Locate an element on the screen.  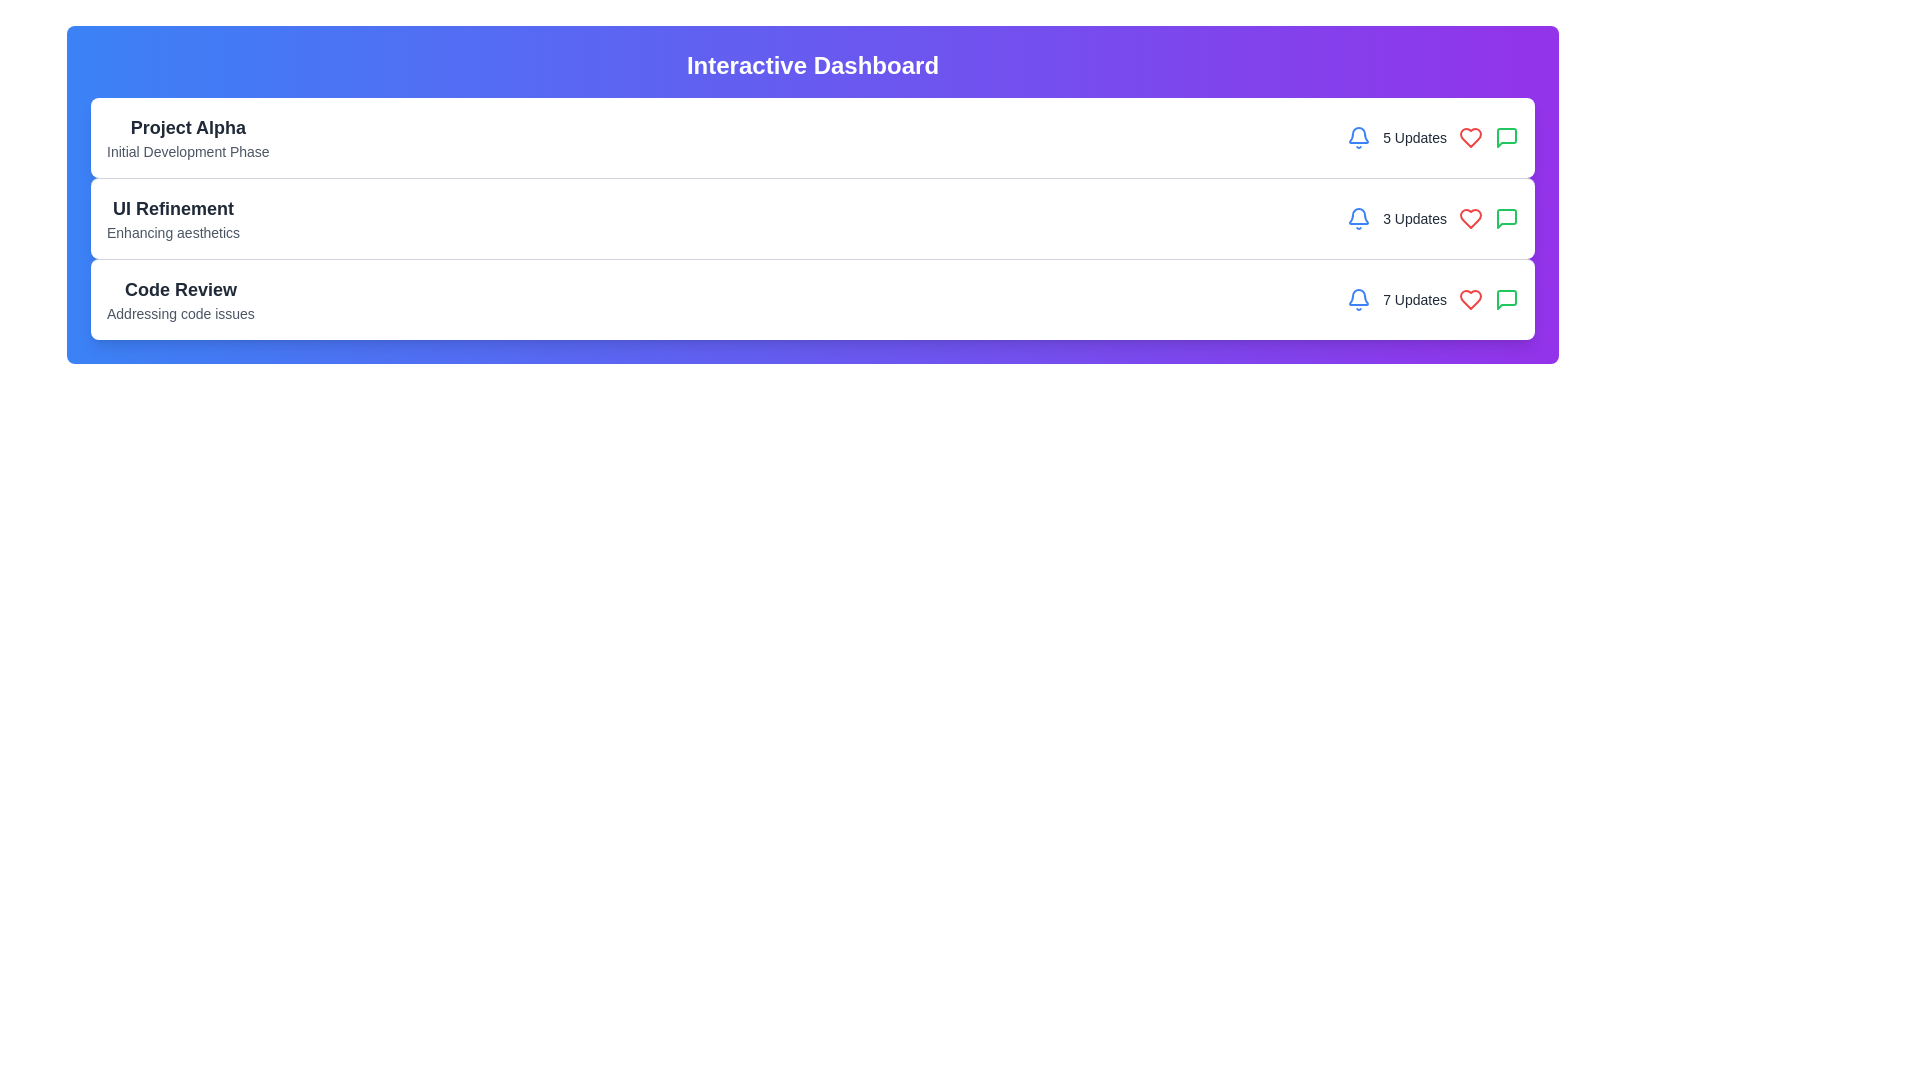
the heart icon that indicates a 'favorite' or 'like' feature, located in the rightmost section of the third row, directly to the right of '7 Updates' is located at coordinates (1470, 300).